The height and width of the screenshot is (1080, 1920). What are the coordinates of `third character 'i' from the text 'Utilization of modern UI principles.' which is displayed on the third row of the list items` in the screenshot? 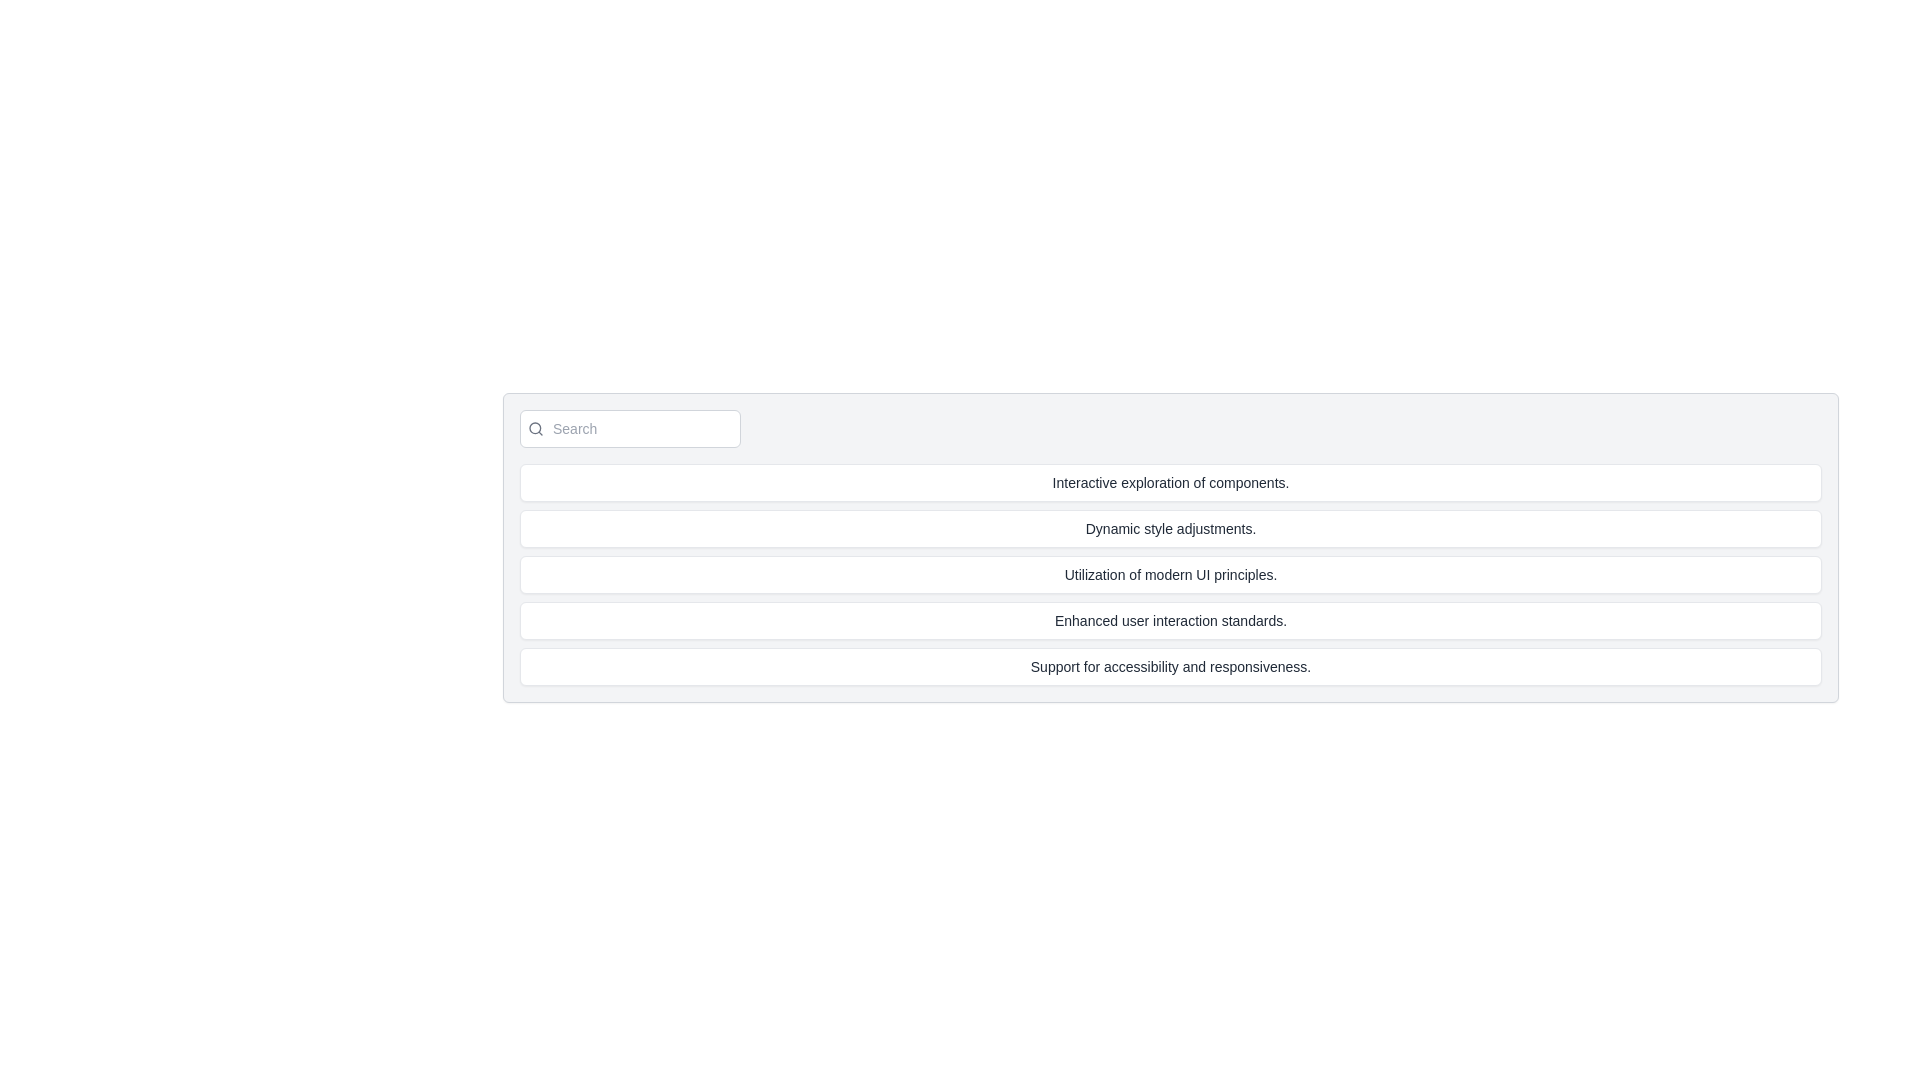 It's located at (1075, 574).